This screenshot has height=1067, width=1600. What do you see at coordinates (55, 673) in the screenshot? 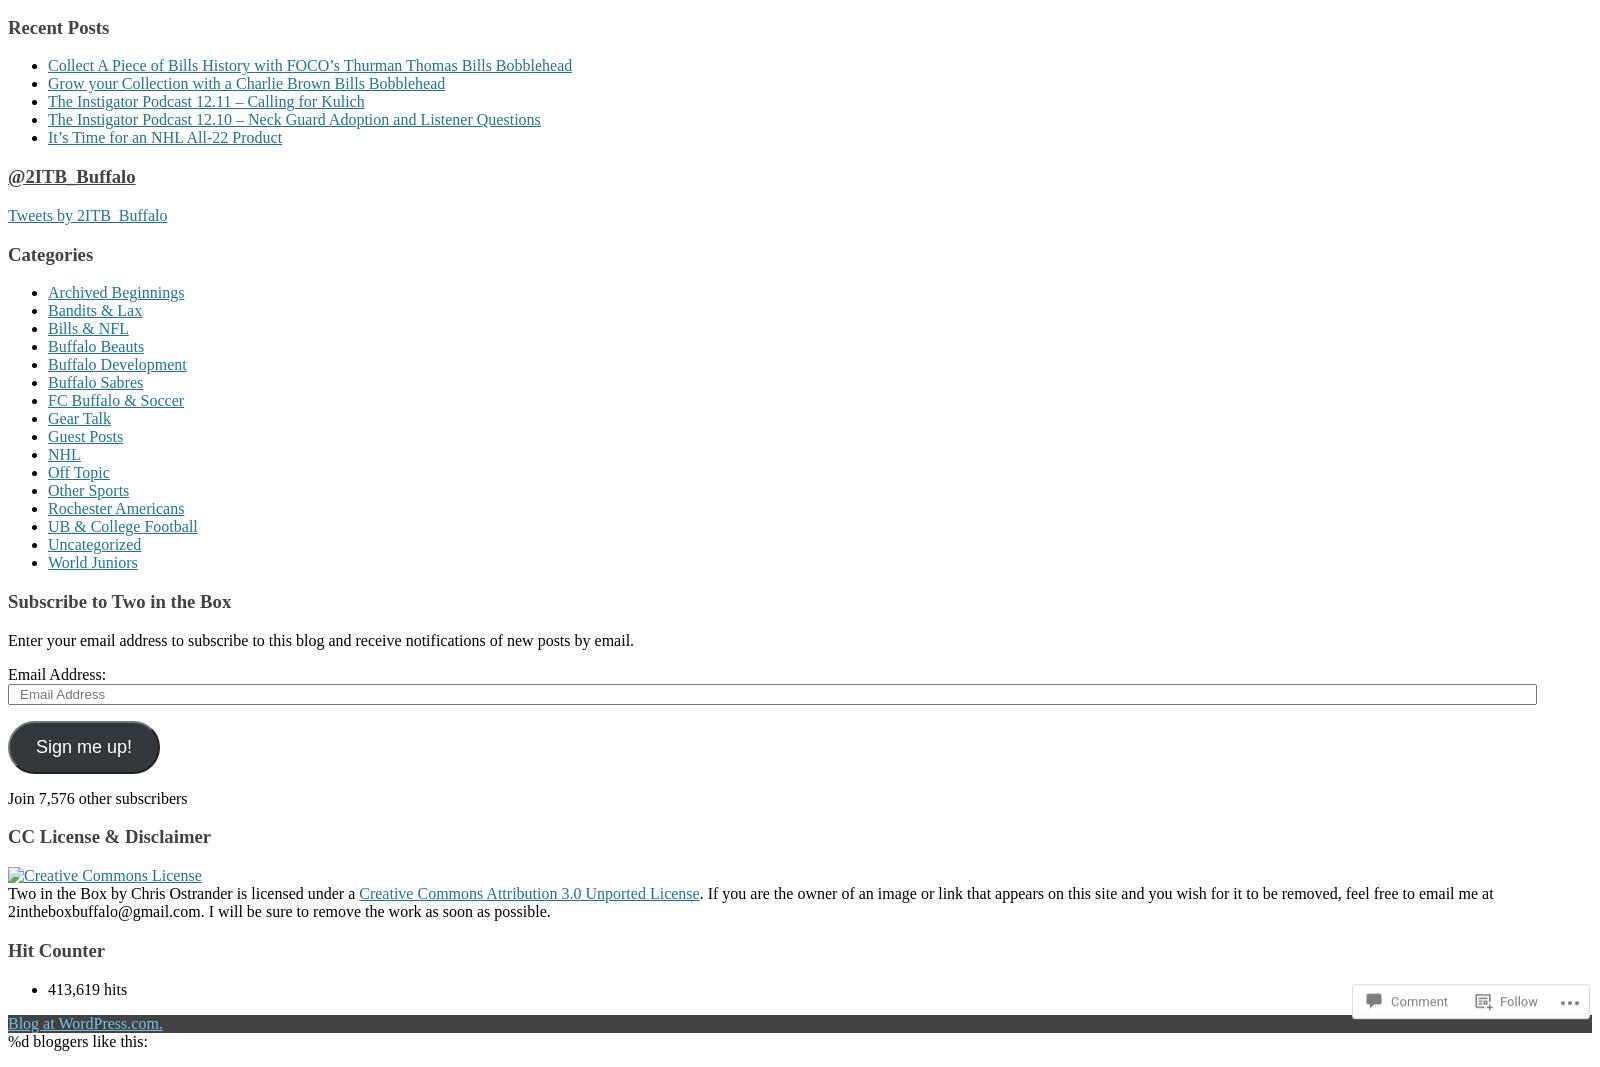
I see `'Email Address:'` at bounding box center [55, 673].